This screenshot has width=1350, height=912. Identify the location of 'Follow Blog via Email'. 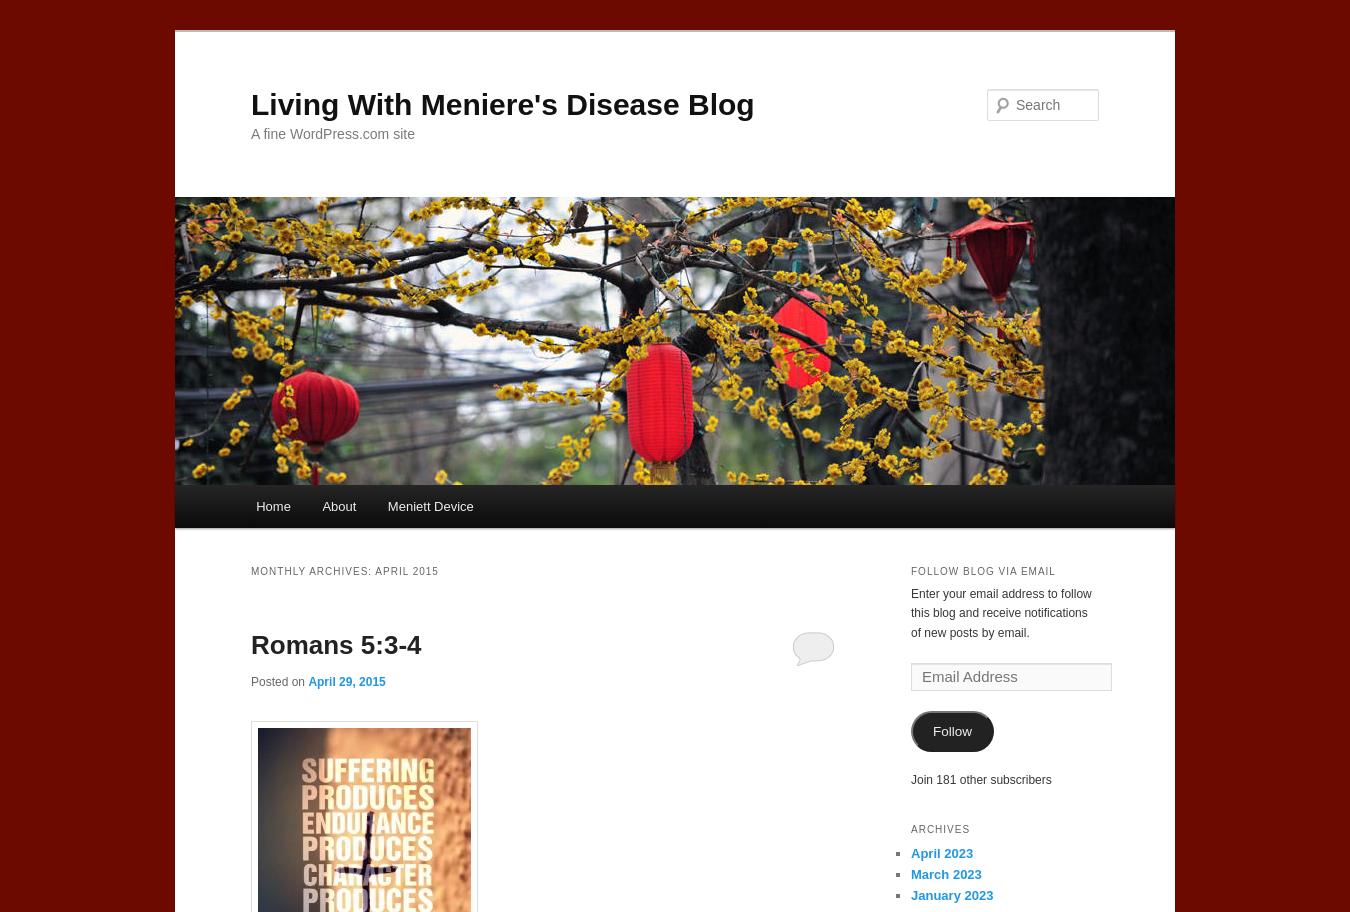
(981, 570).